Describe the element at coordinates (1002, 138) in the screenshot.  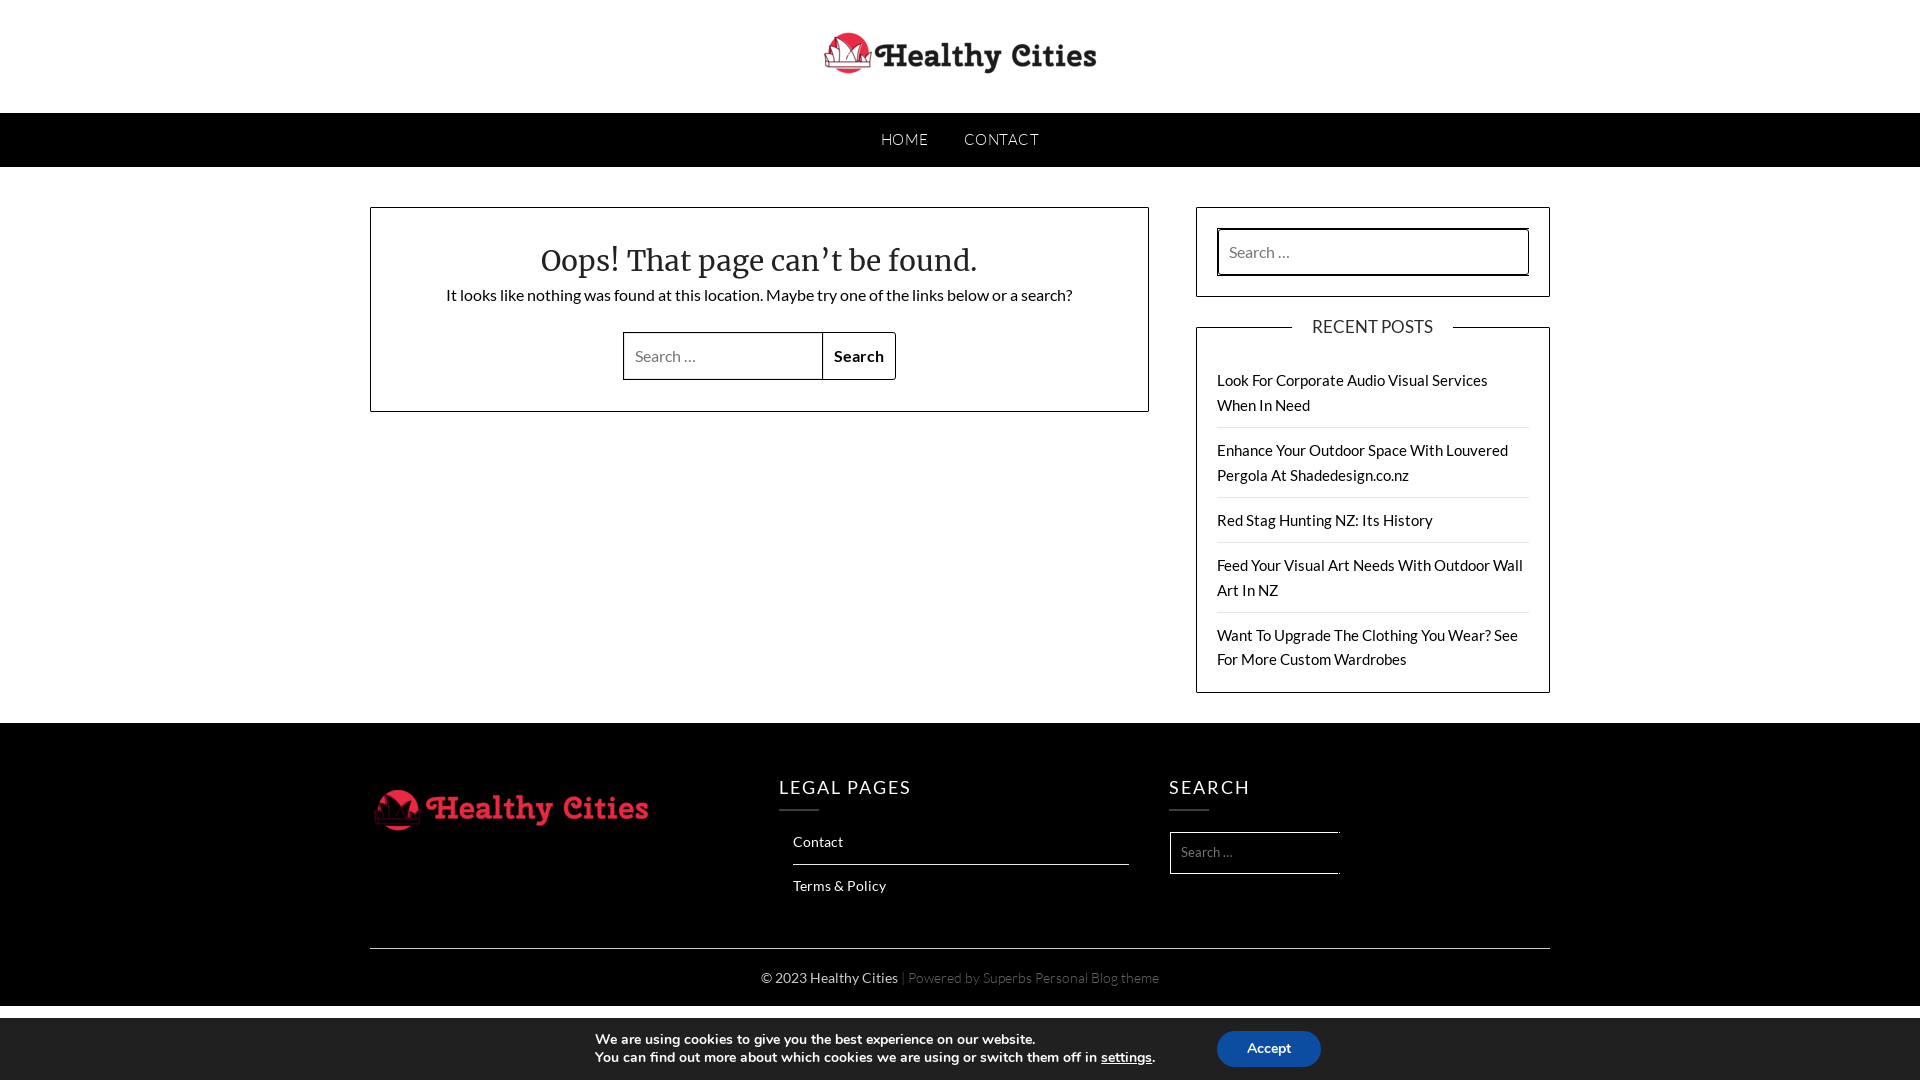
I see `'CONTACT'` at that location.